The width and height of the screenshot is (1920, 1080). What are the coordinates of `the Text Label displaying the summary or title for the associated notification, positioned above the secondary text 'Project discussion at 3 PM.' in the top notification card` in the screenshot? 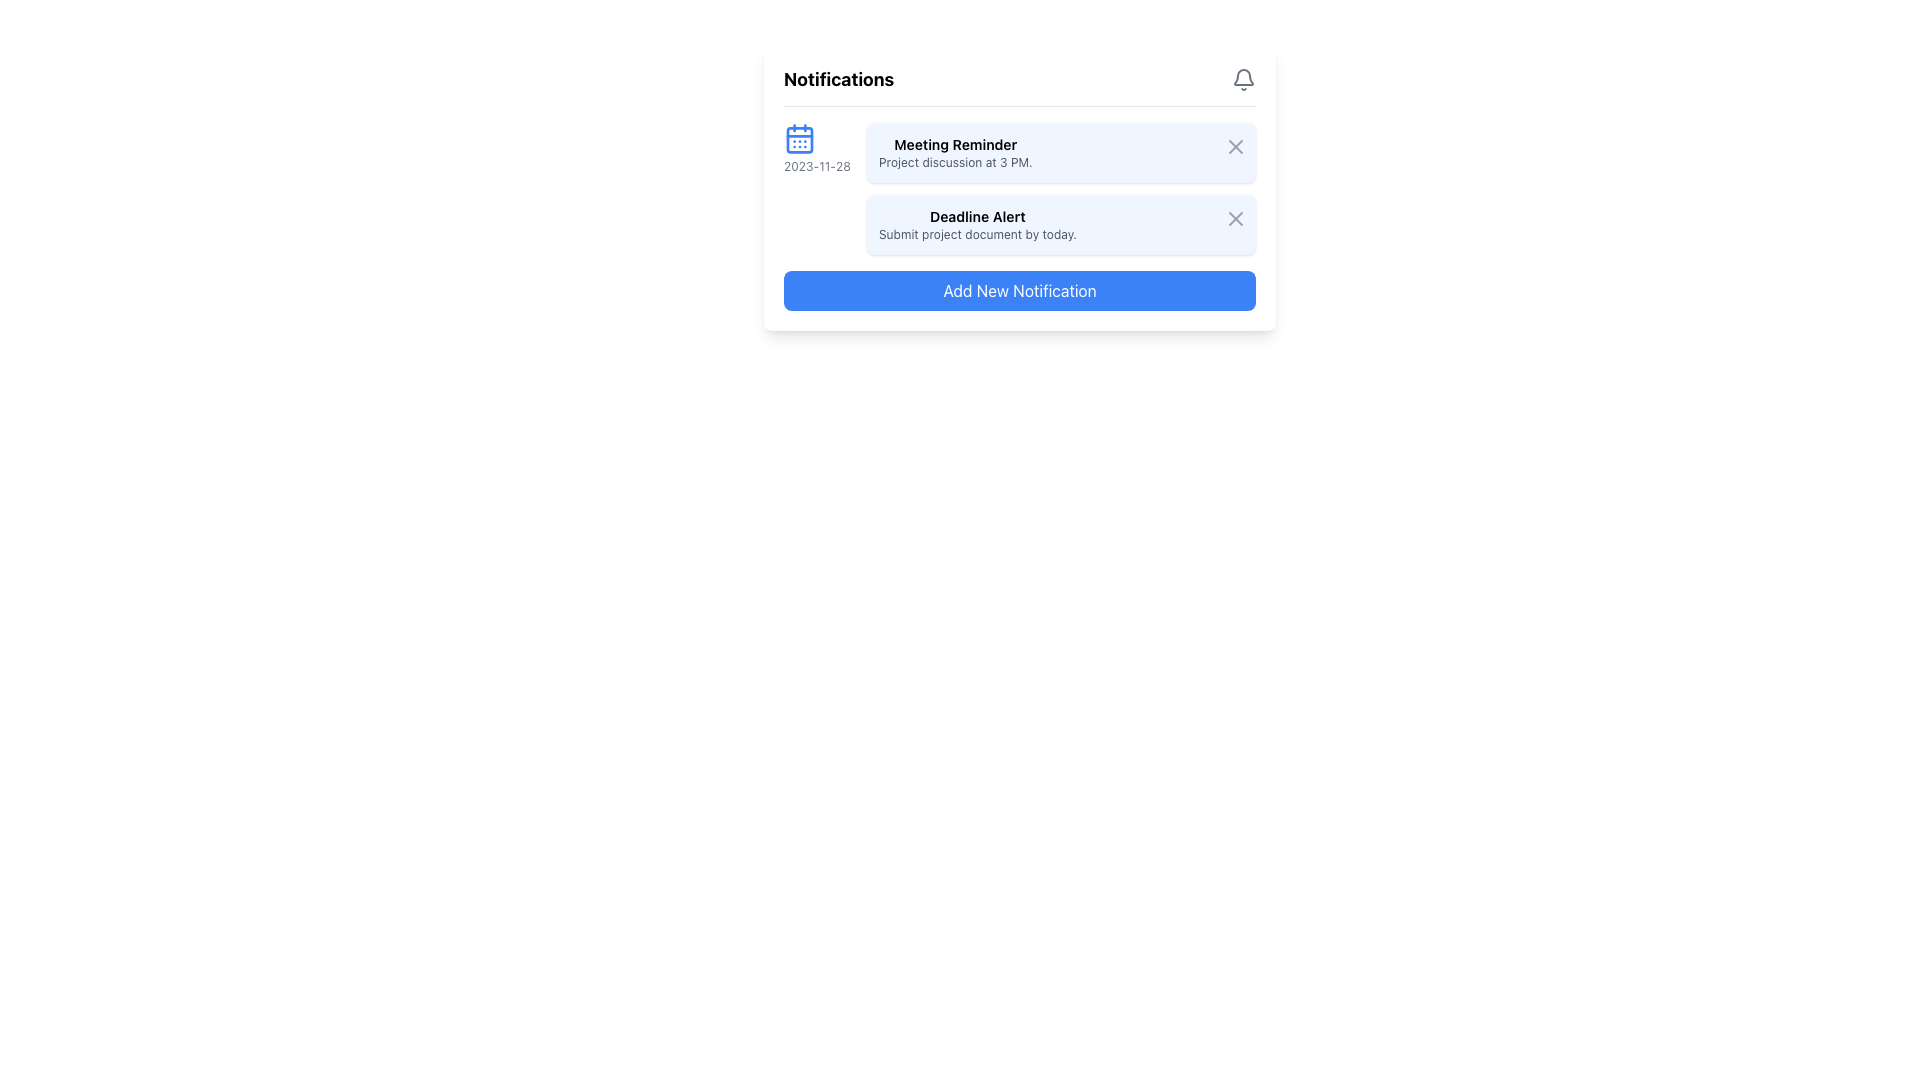 It's located at (954, 144).